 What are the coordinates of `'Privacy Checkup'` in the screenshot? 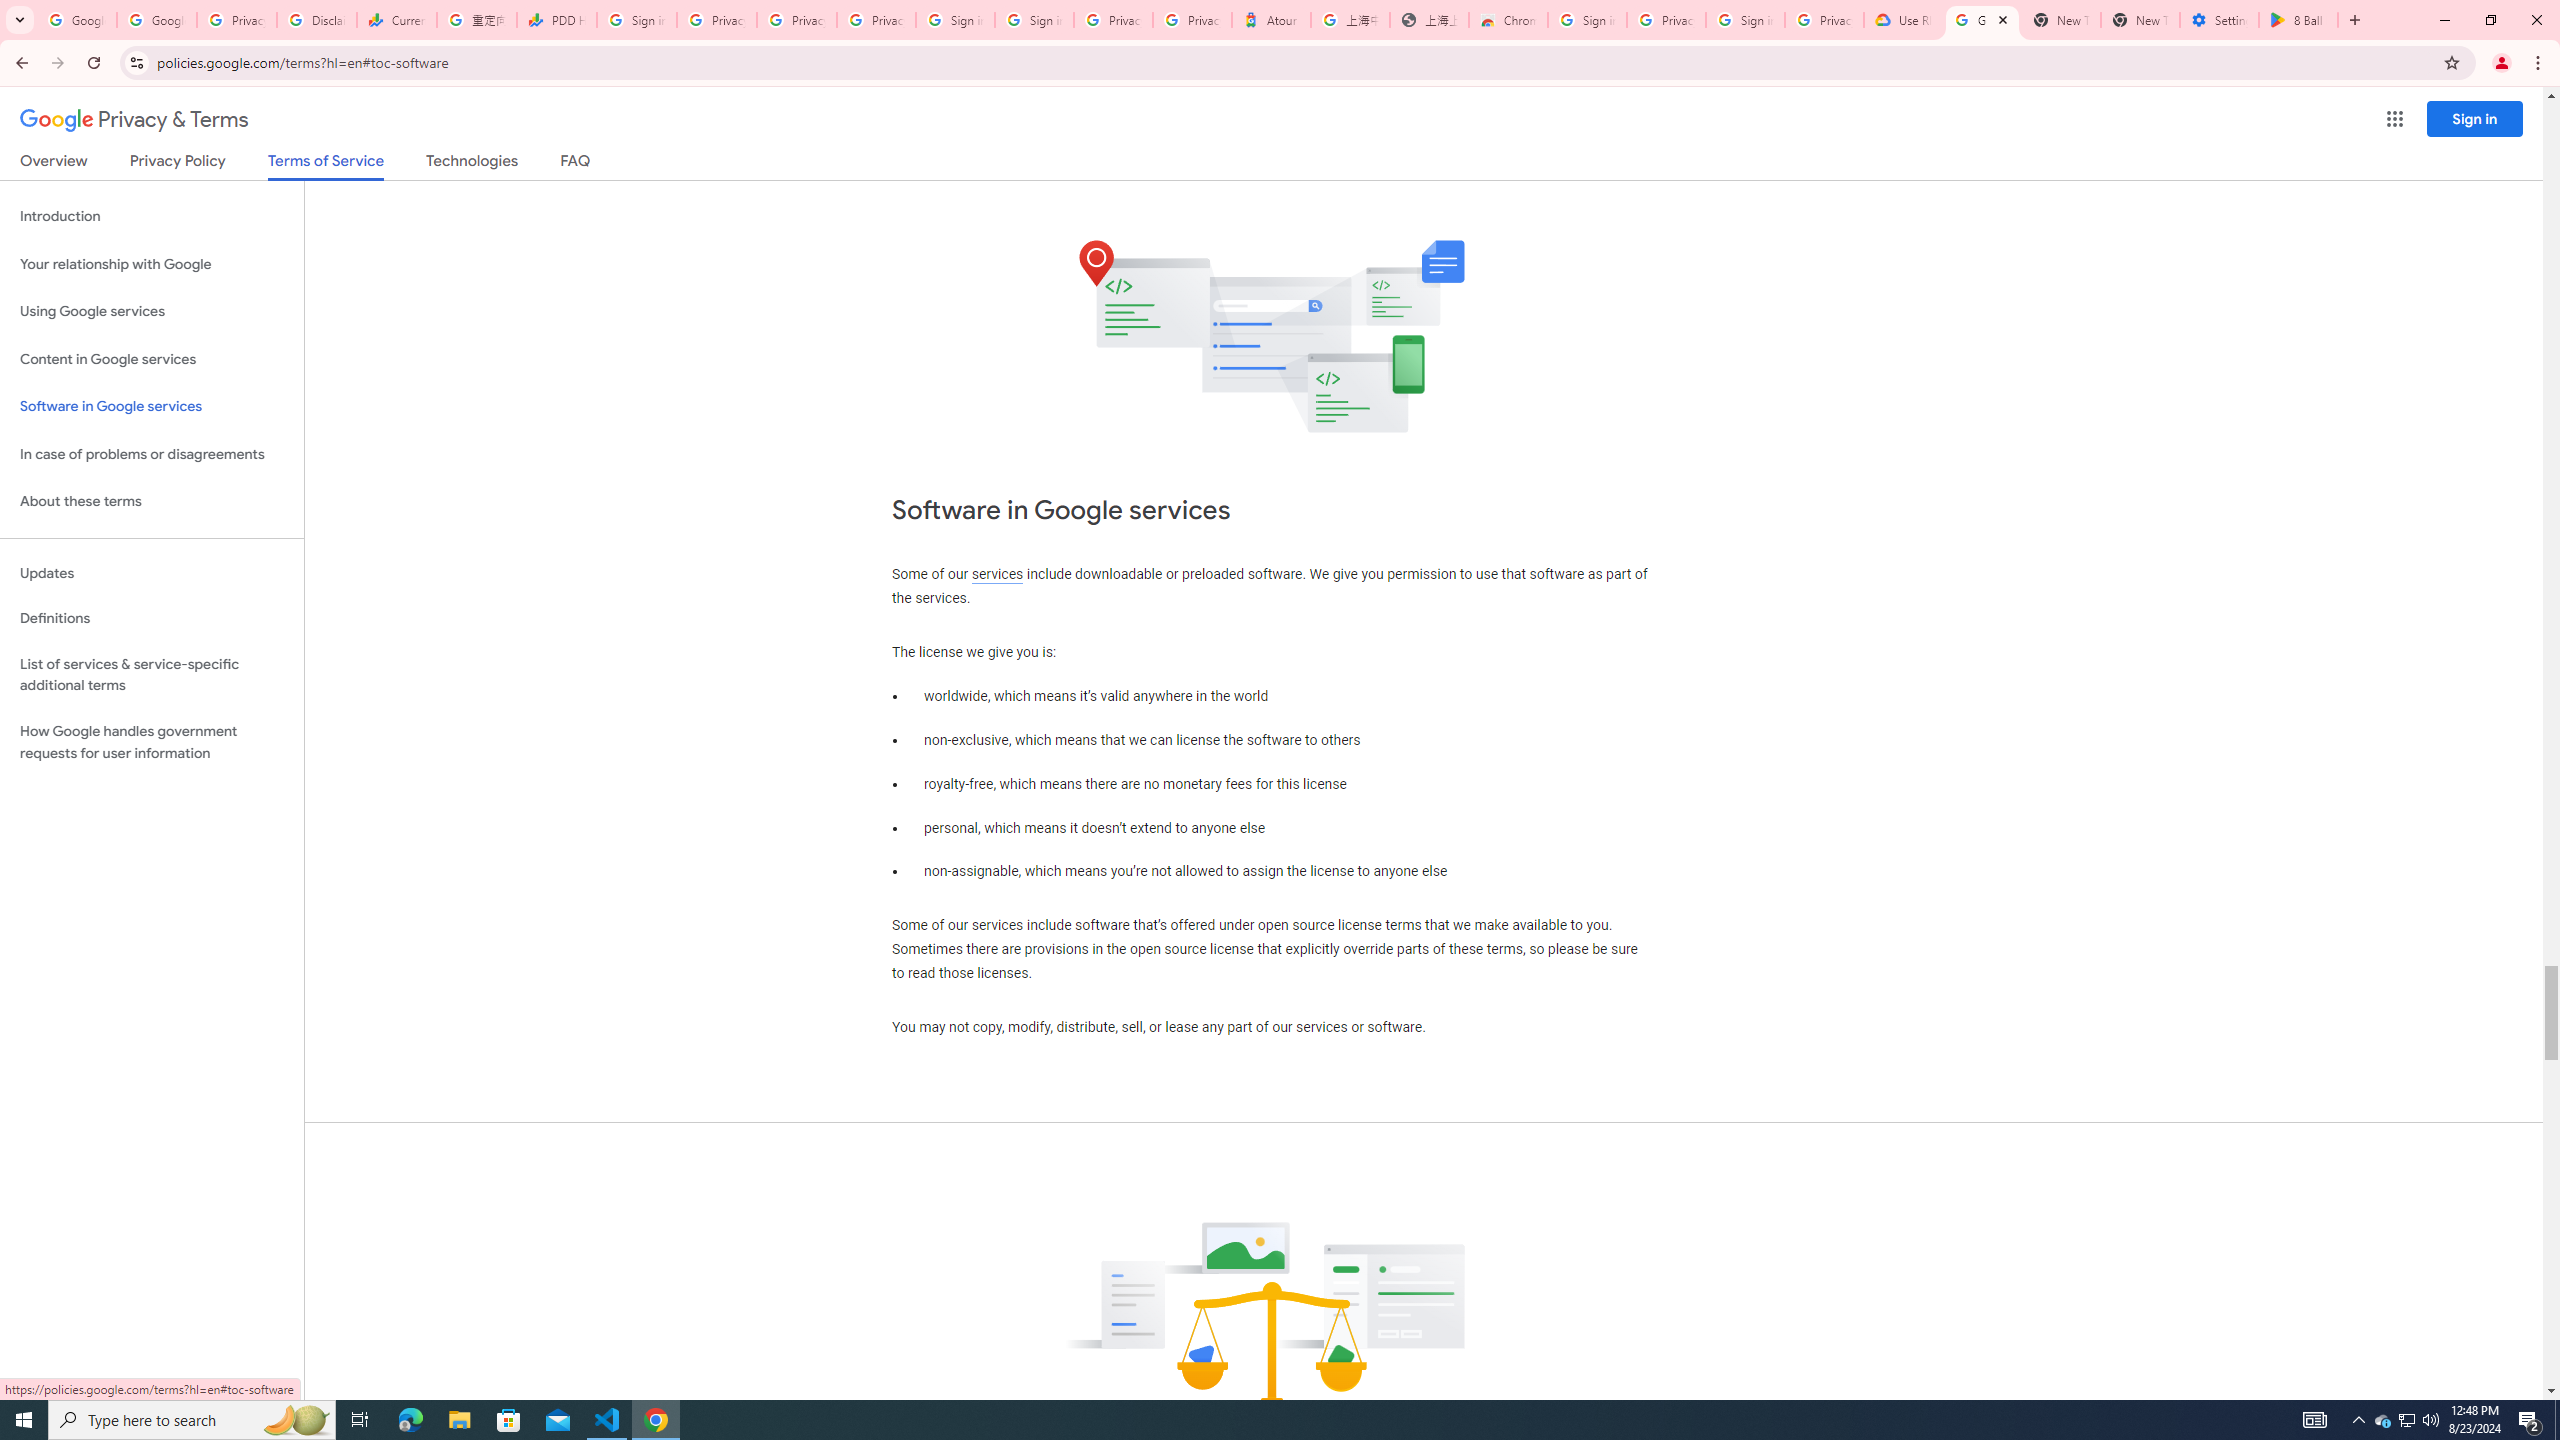 It's located at (795, 19).